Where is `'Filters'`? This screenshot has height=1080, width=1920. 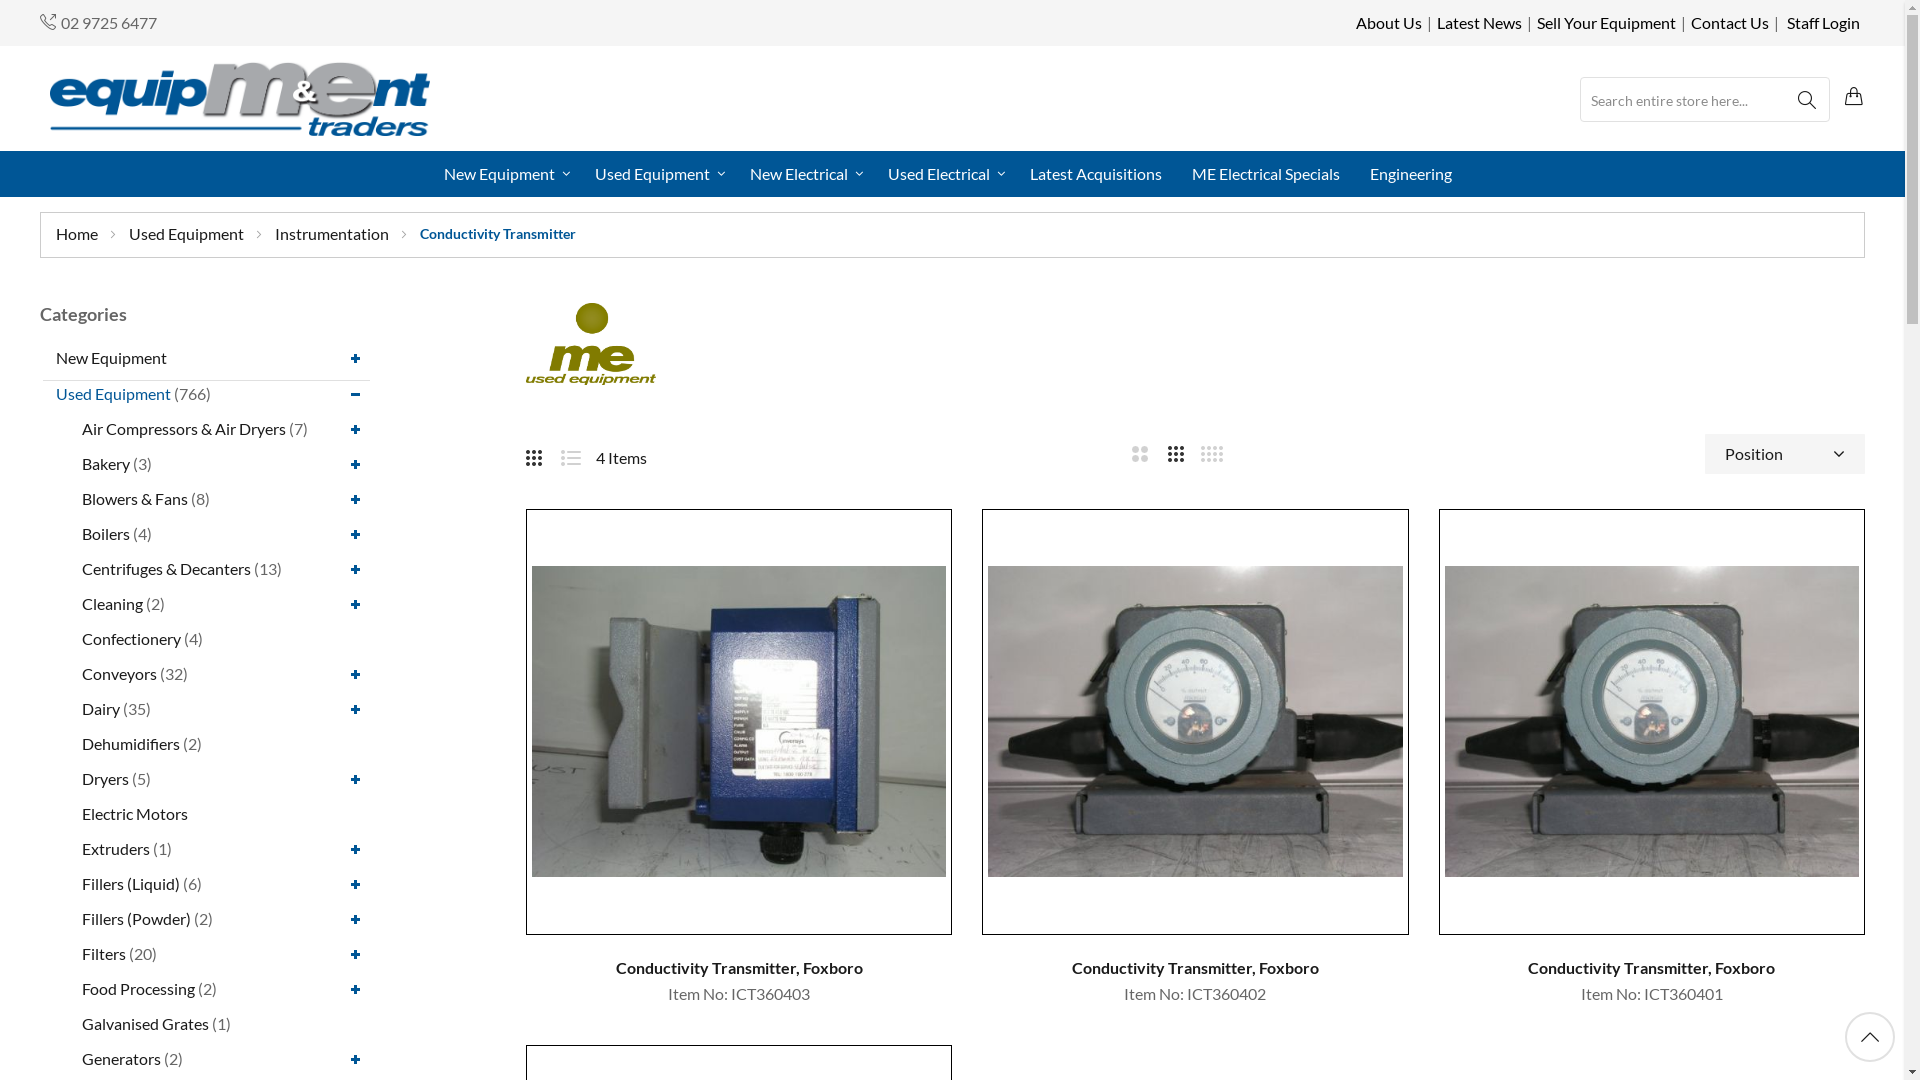 'Filters' is located at coordinates (103, 952).